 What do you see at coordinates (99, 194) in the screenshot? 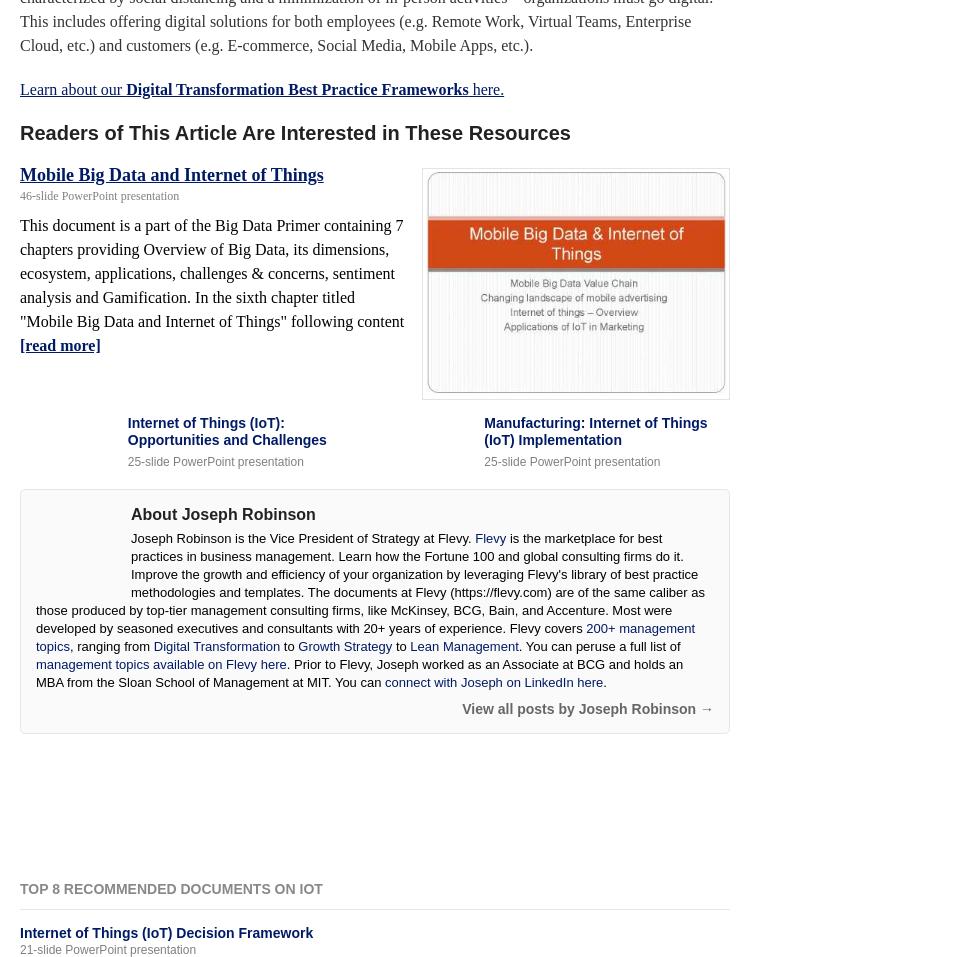
I see `'46-slide PowerPoint presentation'` at bounding box center [99, 194].